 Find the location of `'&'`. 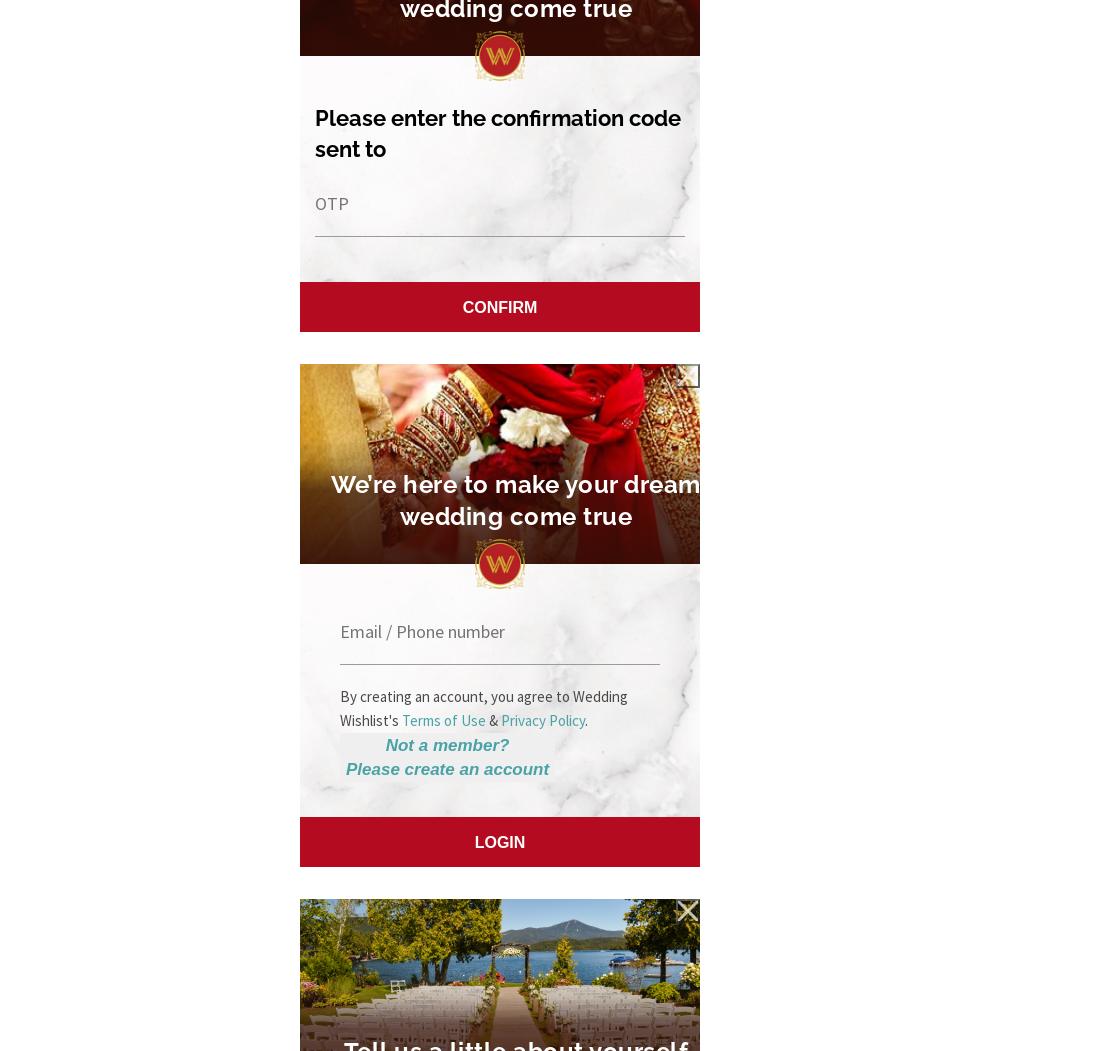

'&' is located at coordinates (493, 718).